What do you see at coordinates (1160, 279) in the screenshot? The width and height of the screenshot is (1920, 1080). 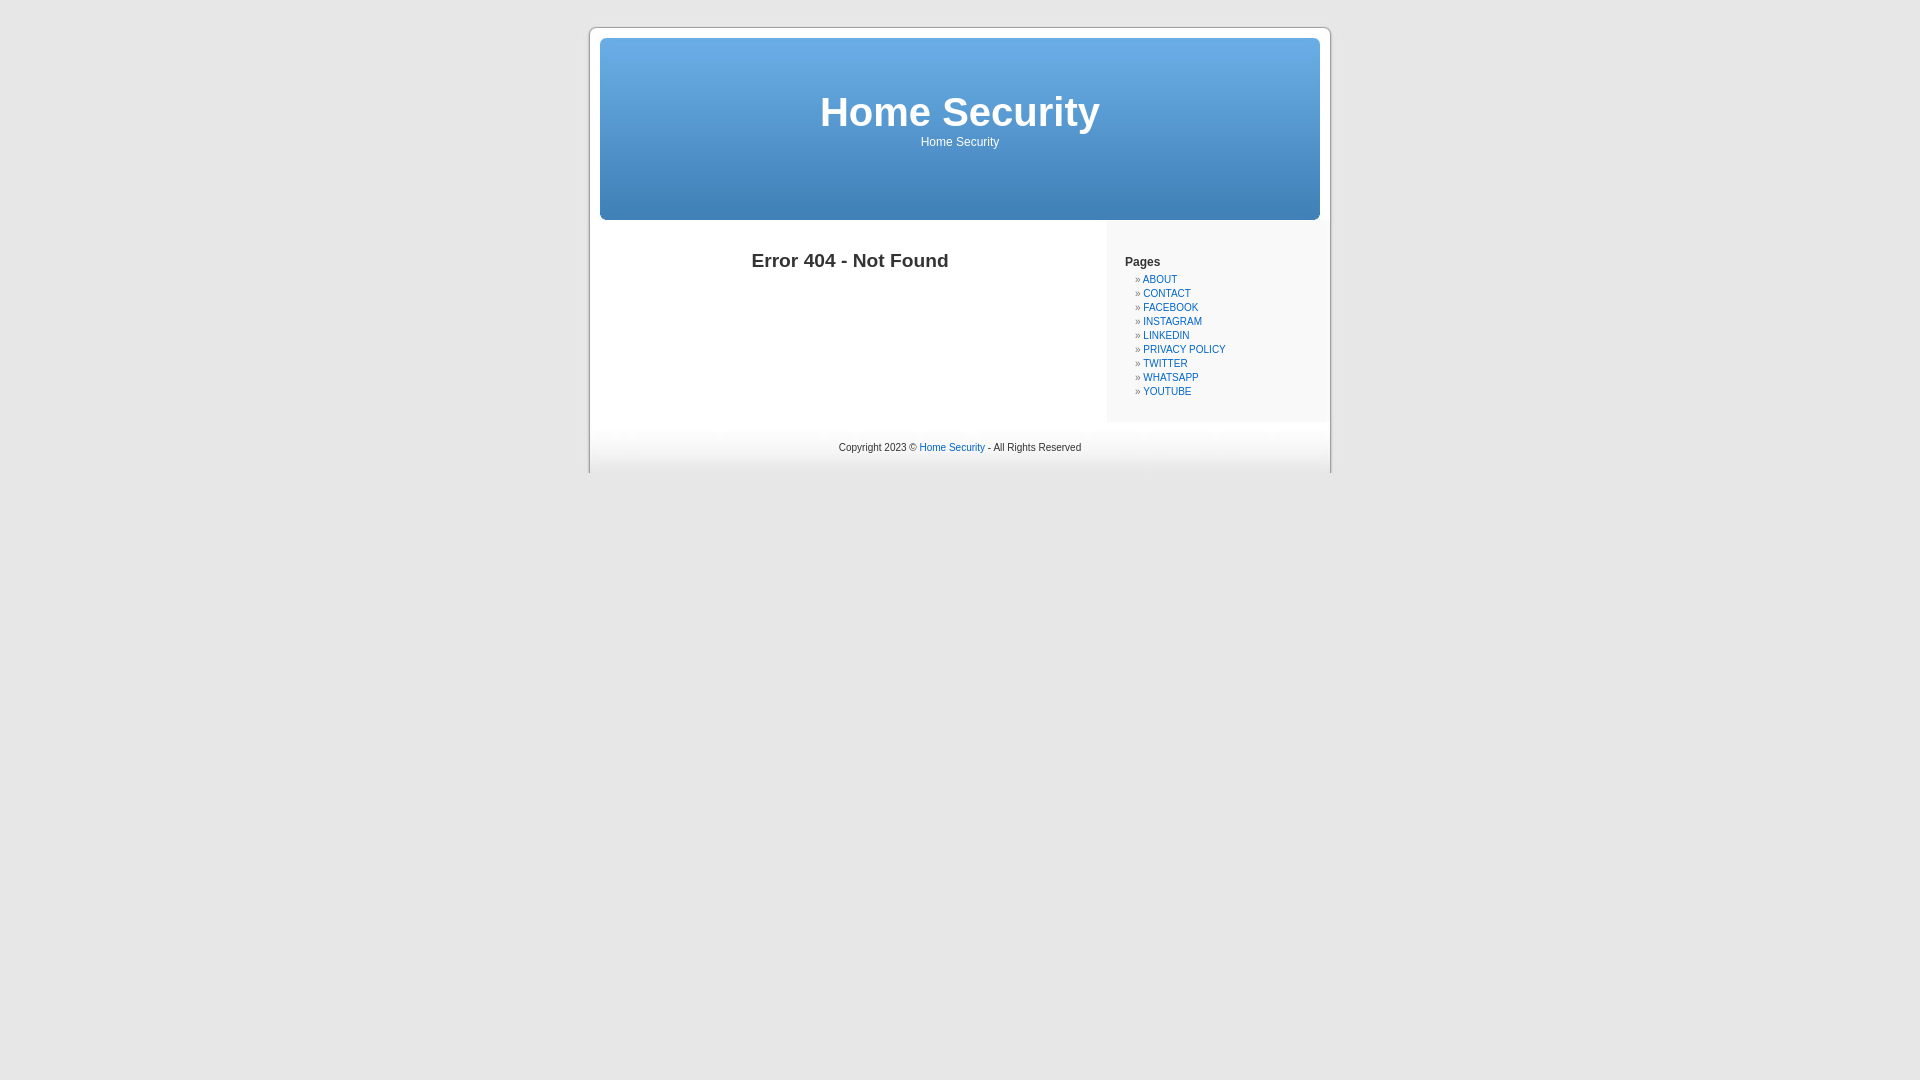 I see `'ABOUT'` at bounding box center [1160, 279].